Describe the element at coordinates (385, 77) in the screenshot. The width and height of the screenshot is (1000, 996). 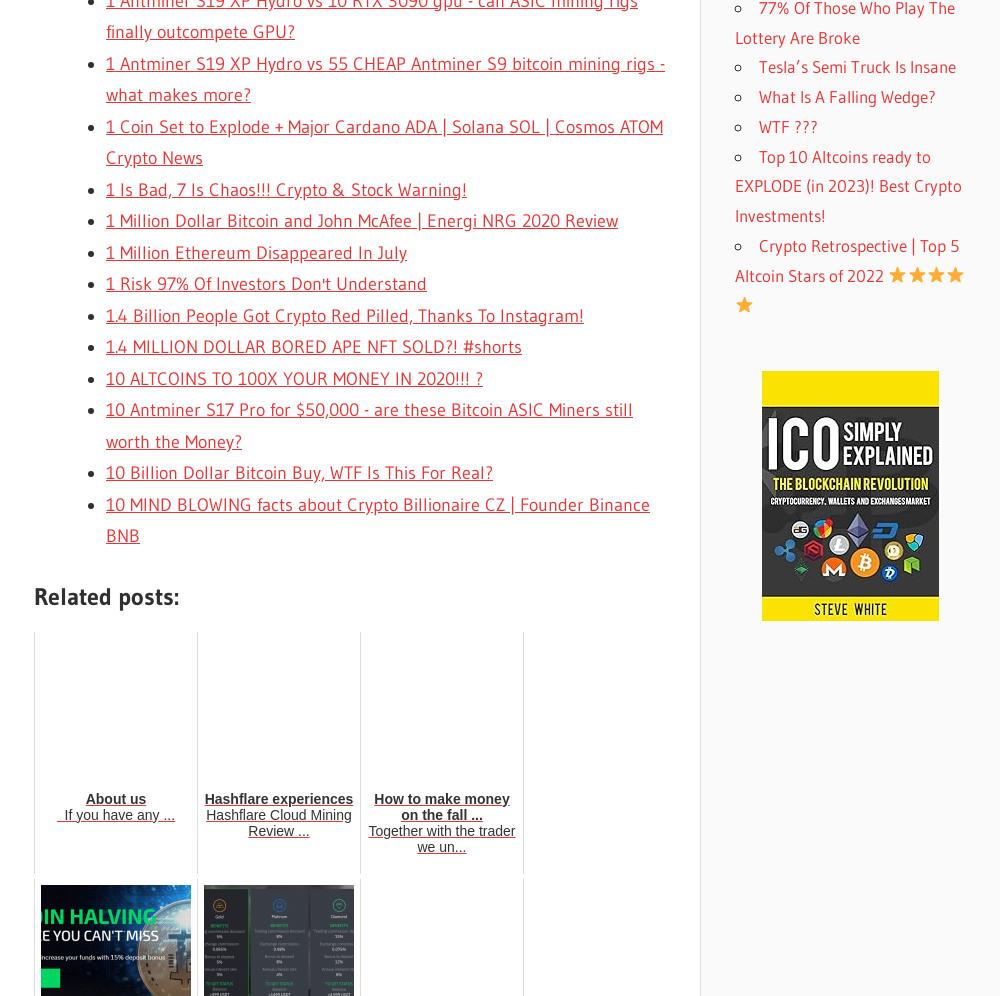
I see `'1 Antminer S19 XP Hydro vs 55 CHEAP Antminer S9 bitcoin mining rigs - what makes more?'` at that location.